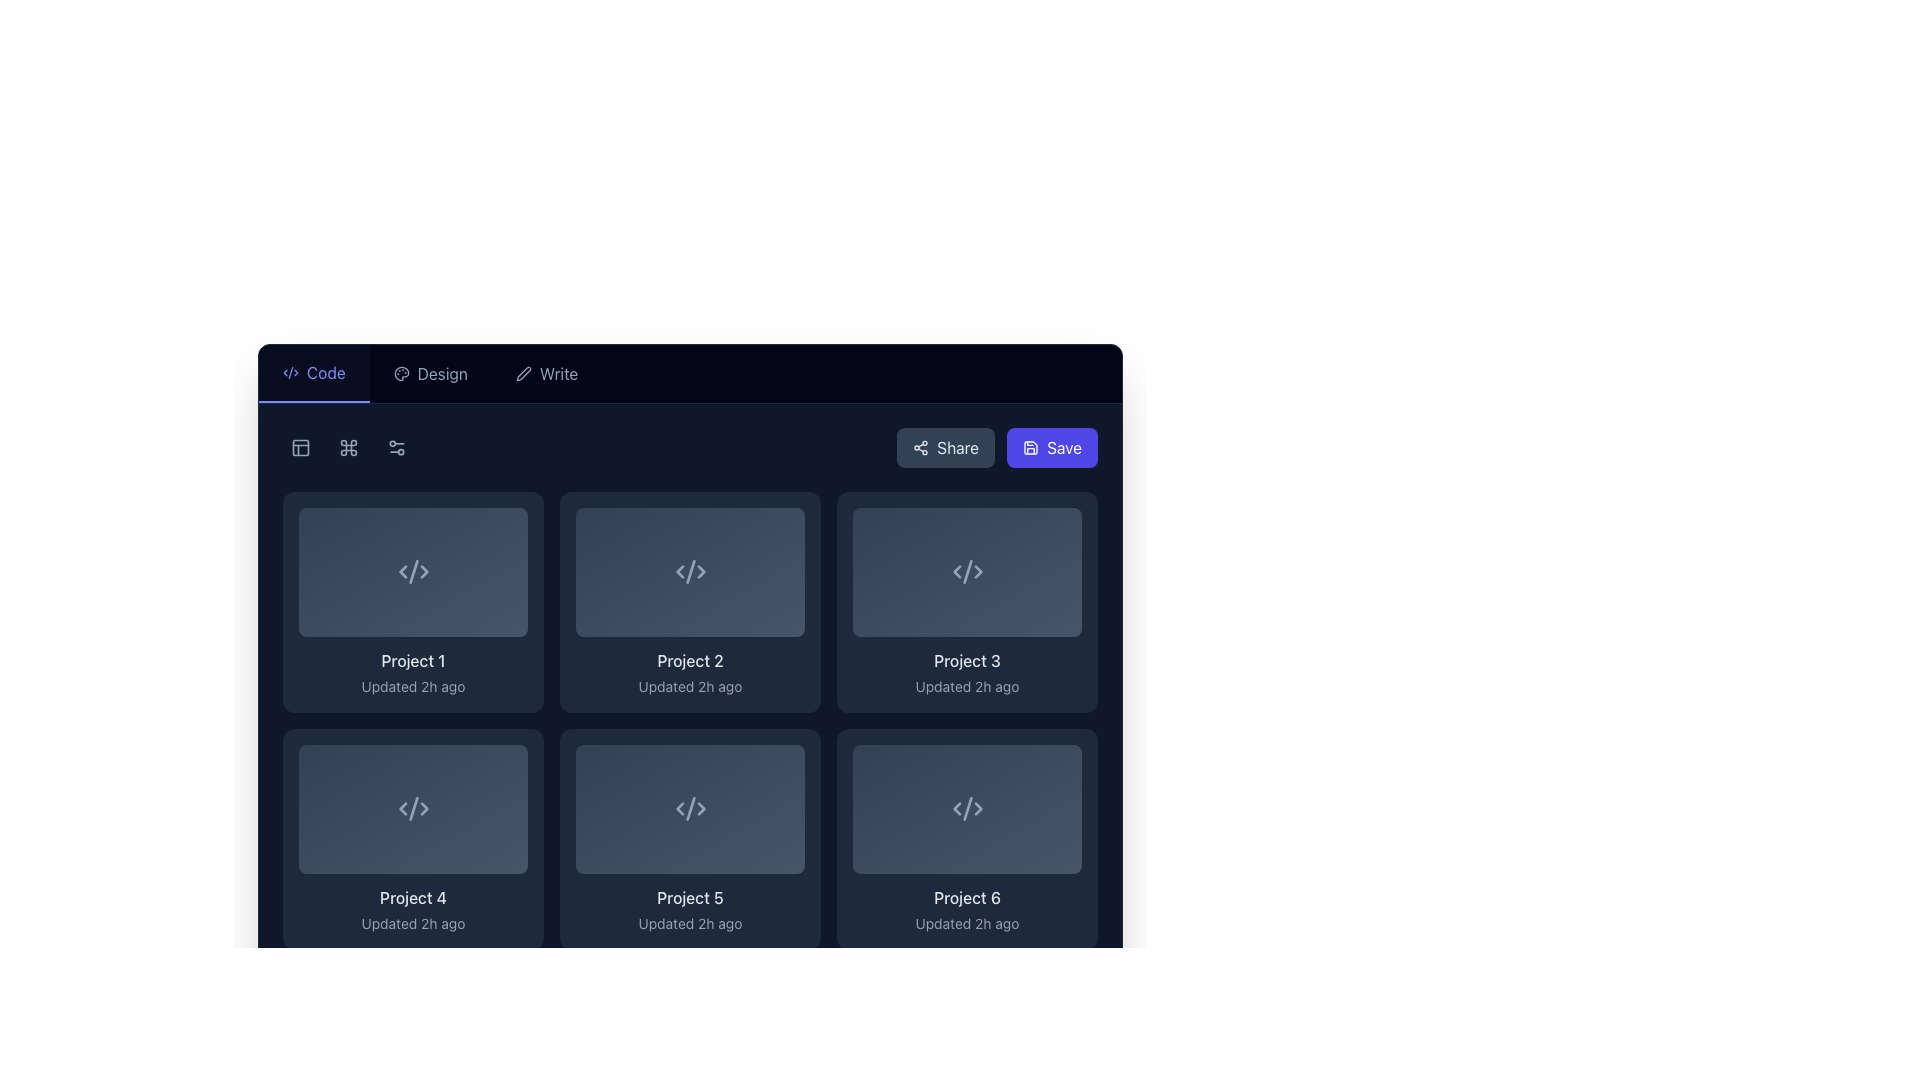 The image size is (1920, 1080). Describe the element at coordinates (547, 374) in the screenshot. I see `the 'Write' navigation button, which is the third option from the left` at that location.